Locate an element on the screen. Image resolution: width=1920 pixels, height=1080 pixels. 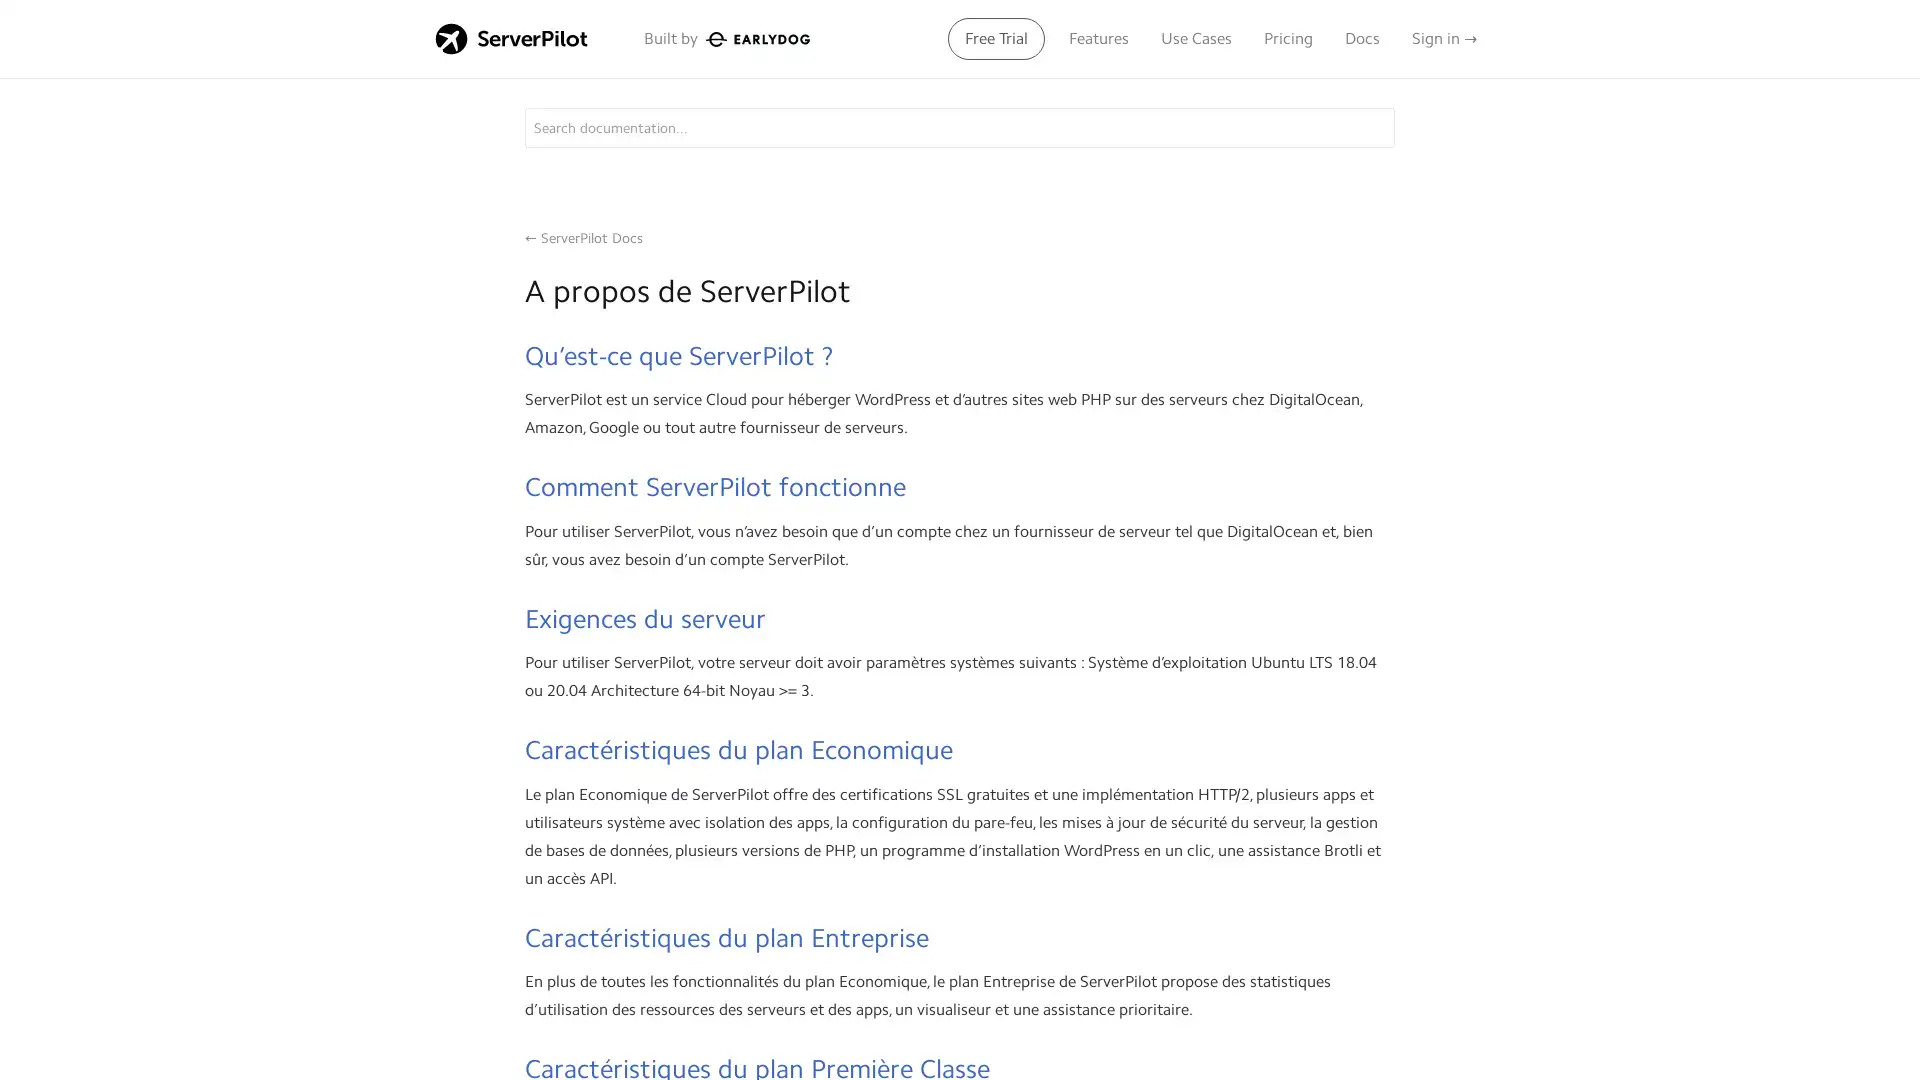
Pricing is located at coordinates (1288, 38).